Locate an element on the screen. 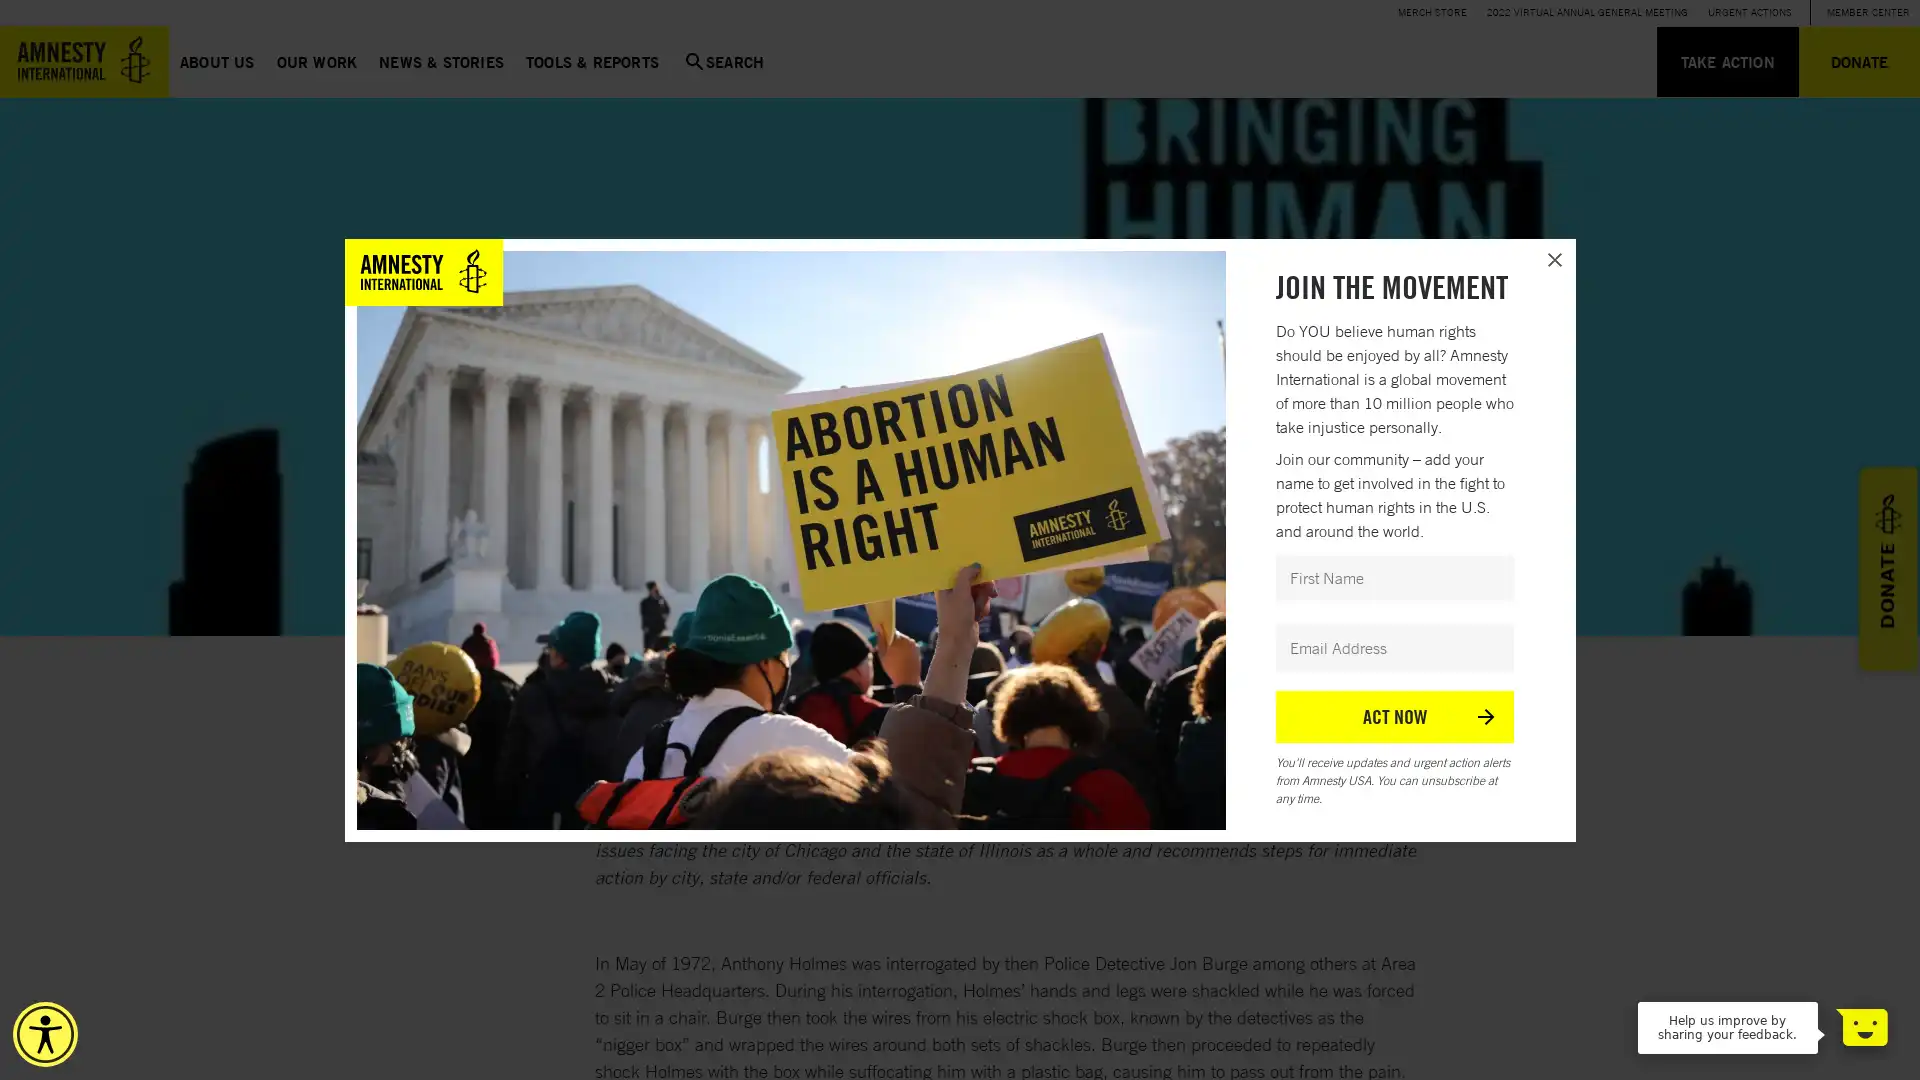  Accessibility Menu is located at coordinates (45, 1034).